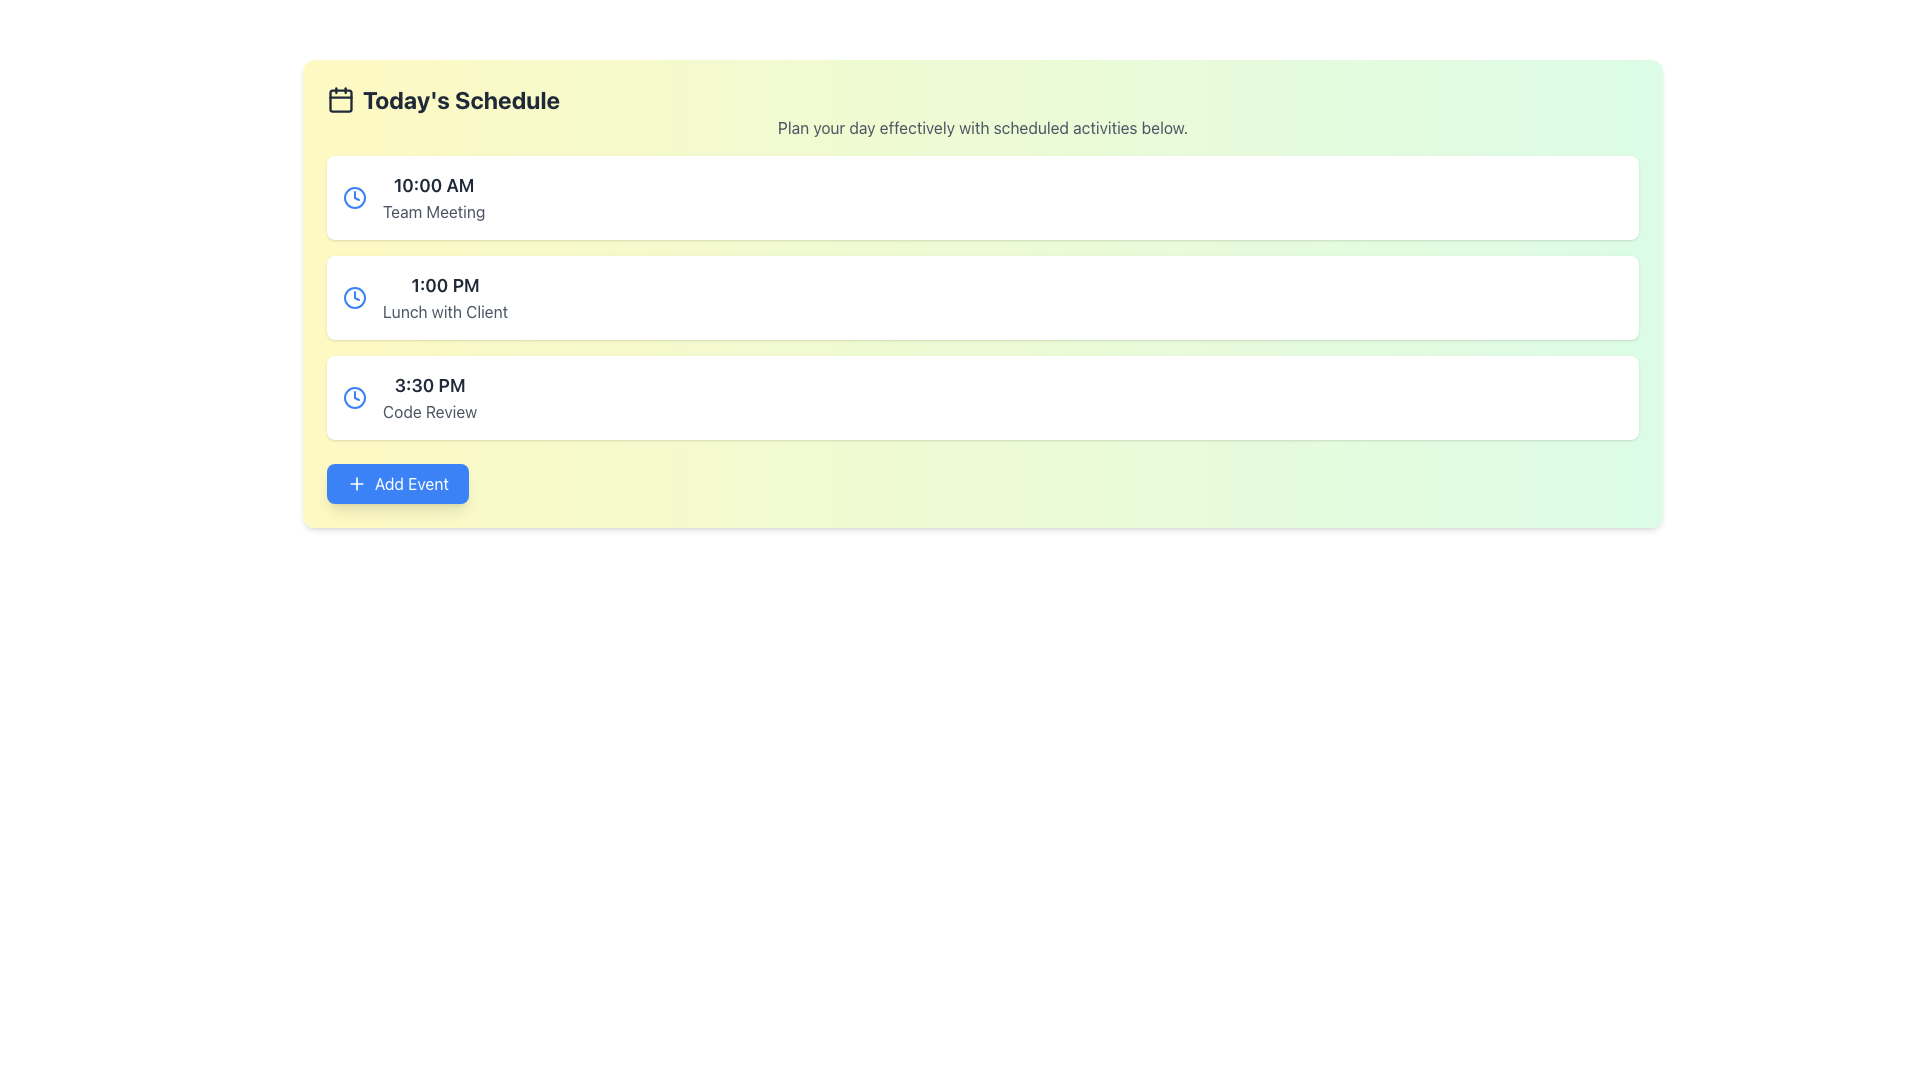 This screenshot has width=1920, height=1080. What do you see at coordinates (340, 100) in the screenshot?
I see `the decorative graphic representing the calendar date box, which is a small rounded rectangle situated within the larger calendar icon, located near the text 'Today's Schedule' at the top-left of the interface` at bounding box center [340, 100].